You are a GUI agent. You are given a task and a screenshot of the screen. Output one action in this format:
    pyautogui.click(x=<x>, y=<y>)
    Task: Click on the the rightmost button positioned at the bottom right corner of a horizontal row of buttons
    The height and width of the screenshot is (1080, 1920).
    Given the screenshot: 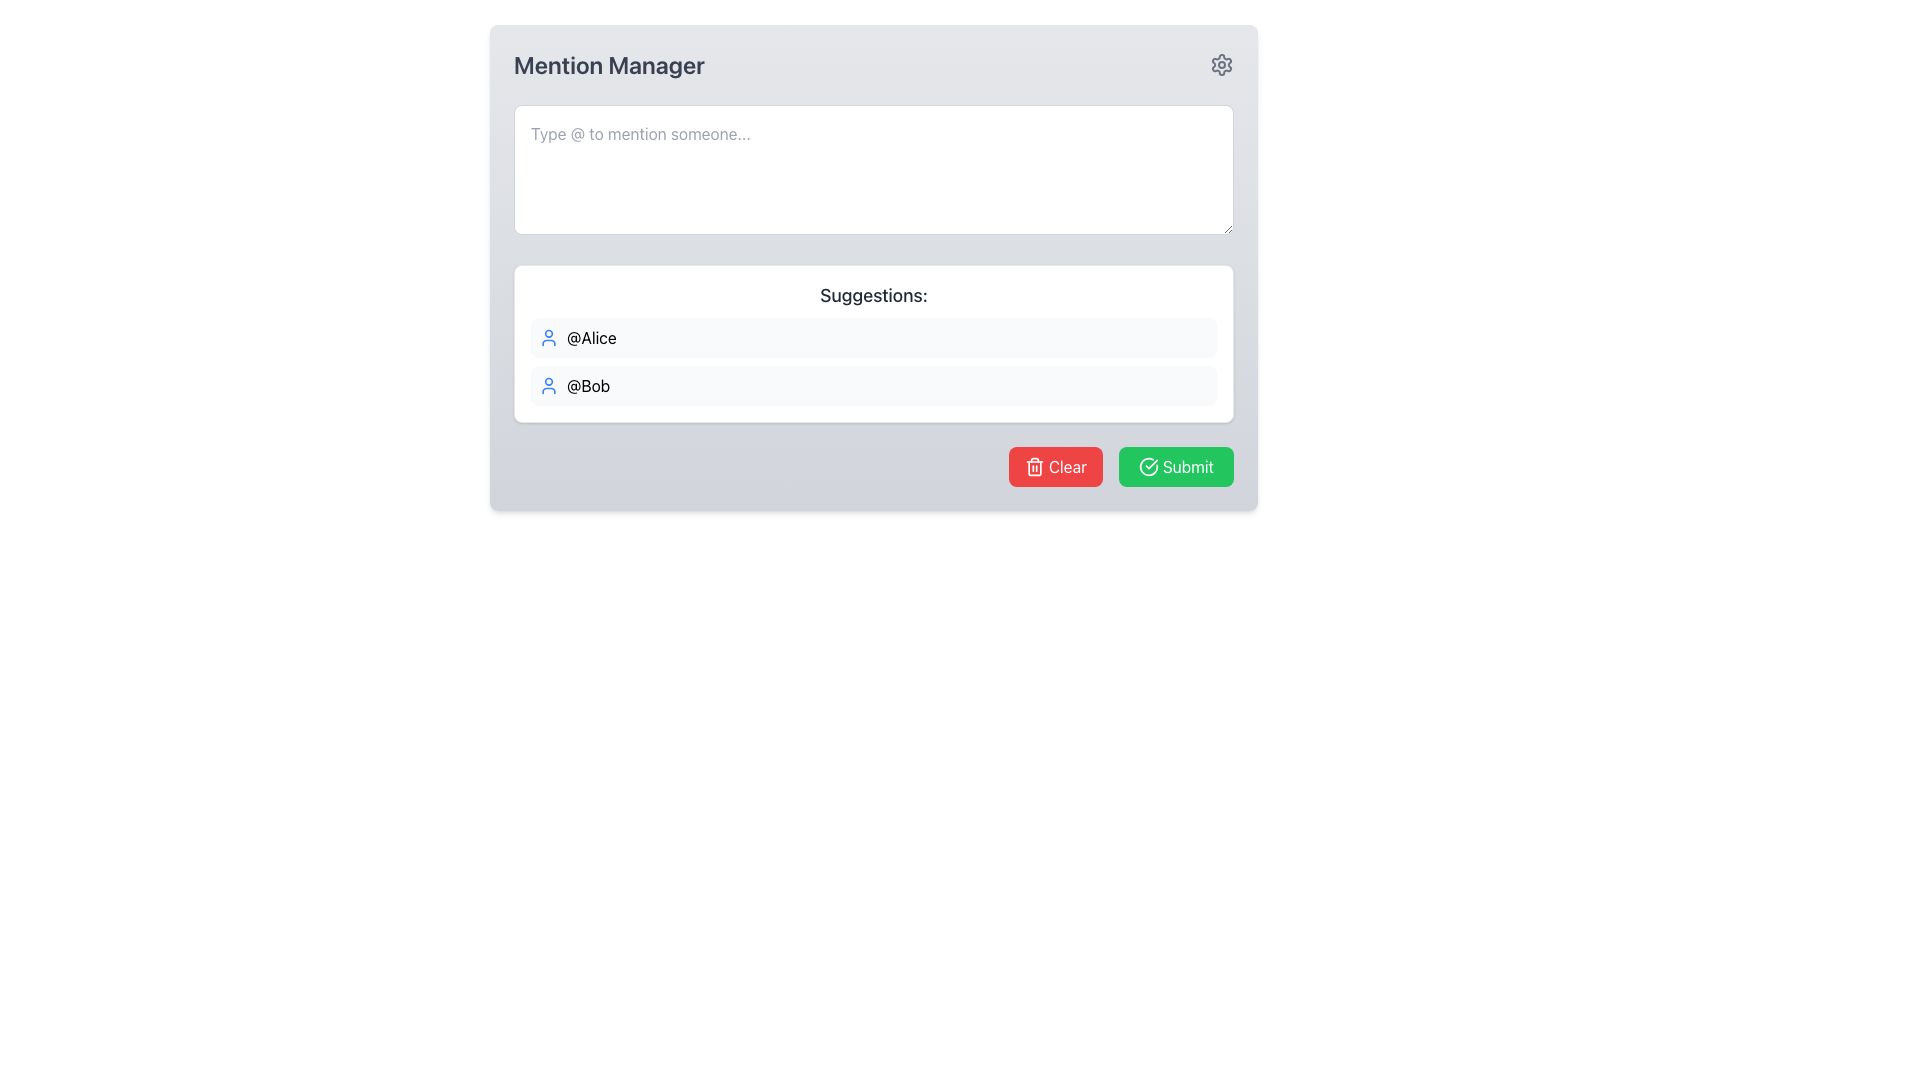 What is the action you would take?
    pyautogui.click(x=1176, y=466)
    